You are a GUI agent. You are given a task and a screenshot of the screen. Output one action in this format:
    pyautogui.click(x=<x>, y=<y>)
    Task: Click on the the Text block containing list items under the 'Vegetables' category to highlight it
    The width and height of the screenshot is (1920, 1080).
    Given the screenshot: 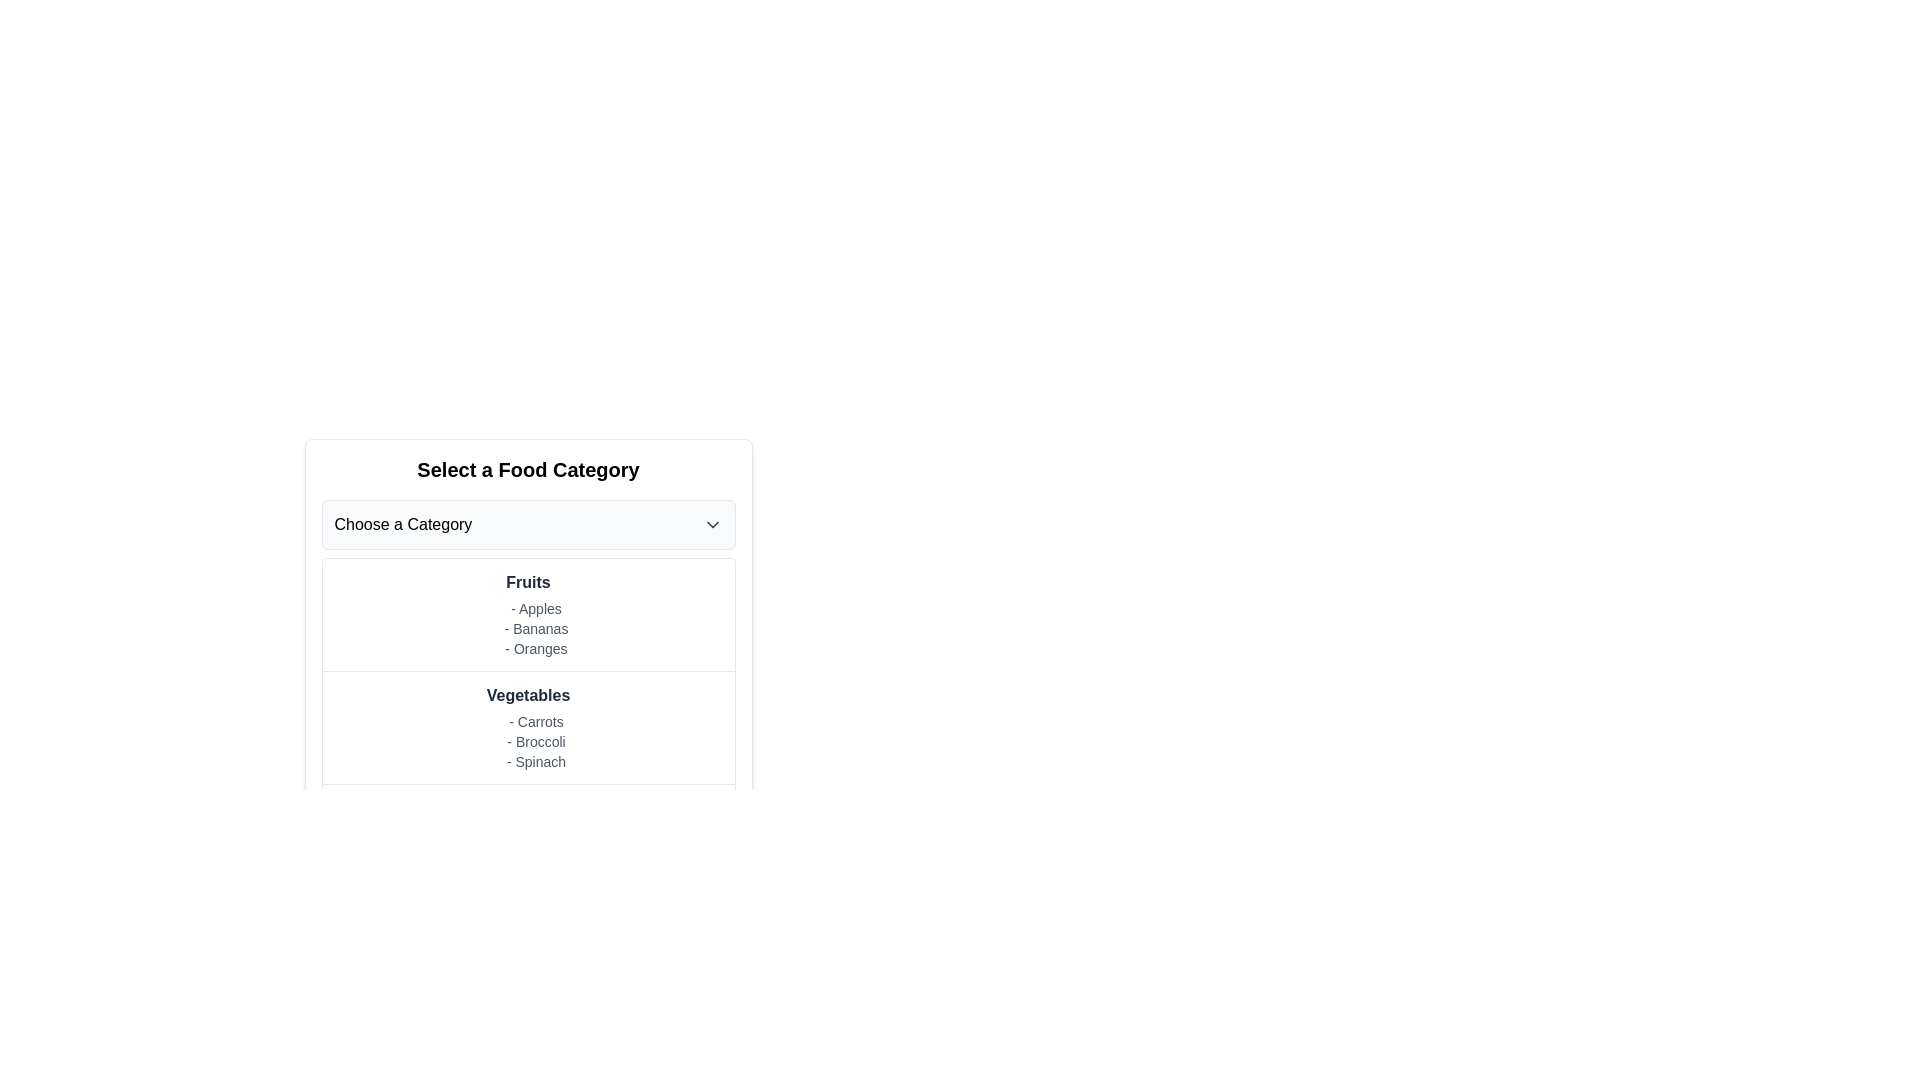 What is the action you would take?
    pyautogui.click(x=528, y=740)
    